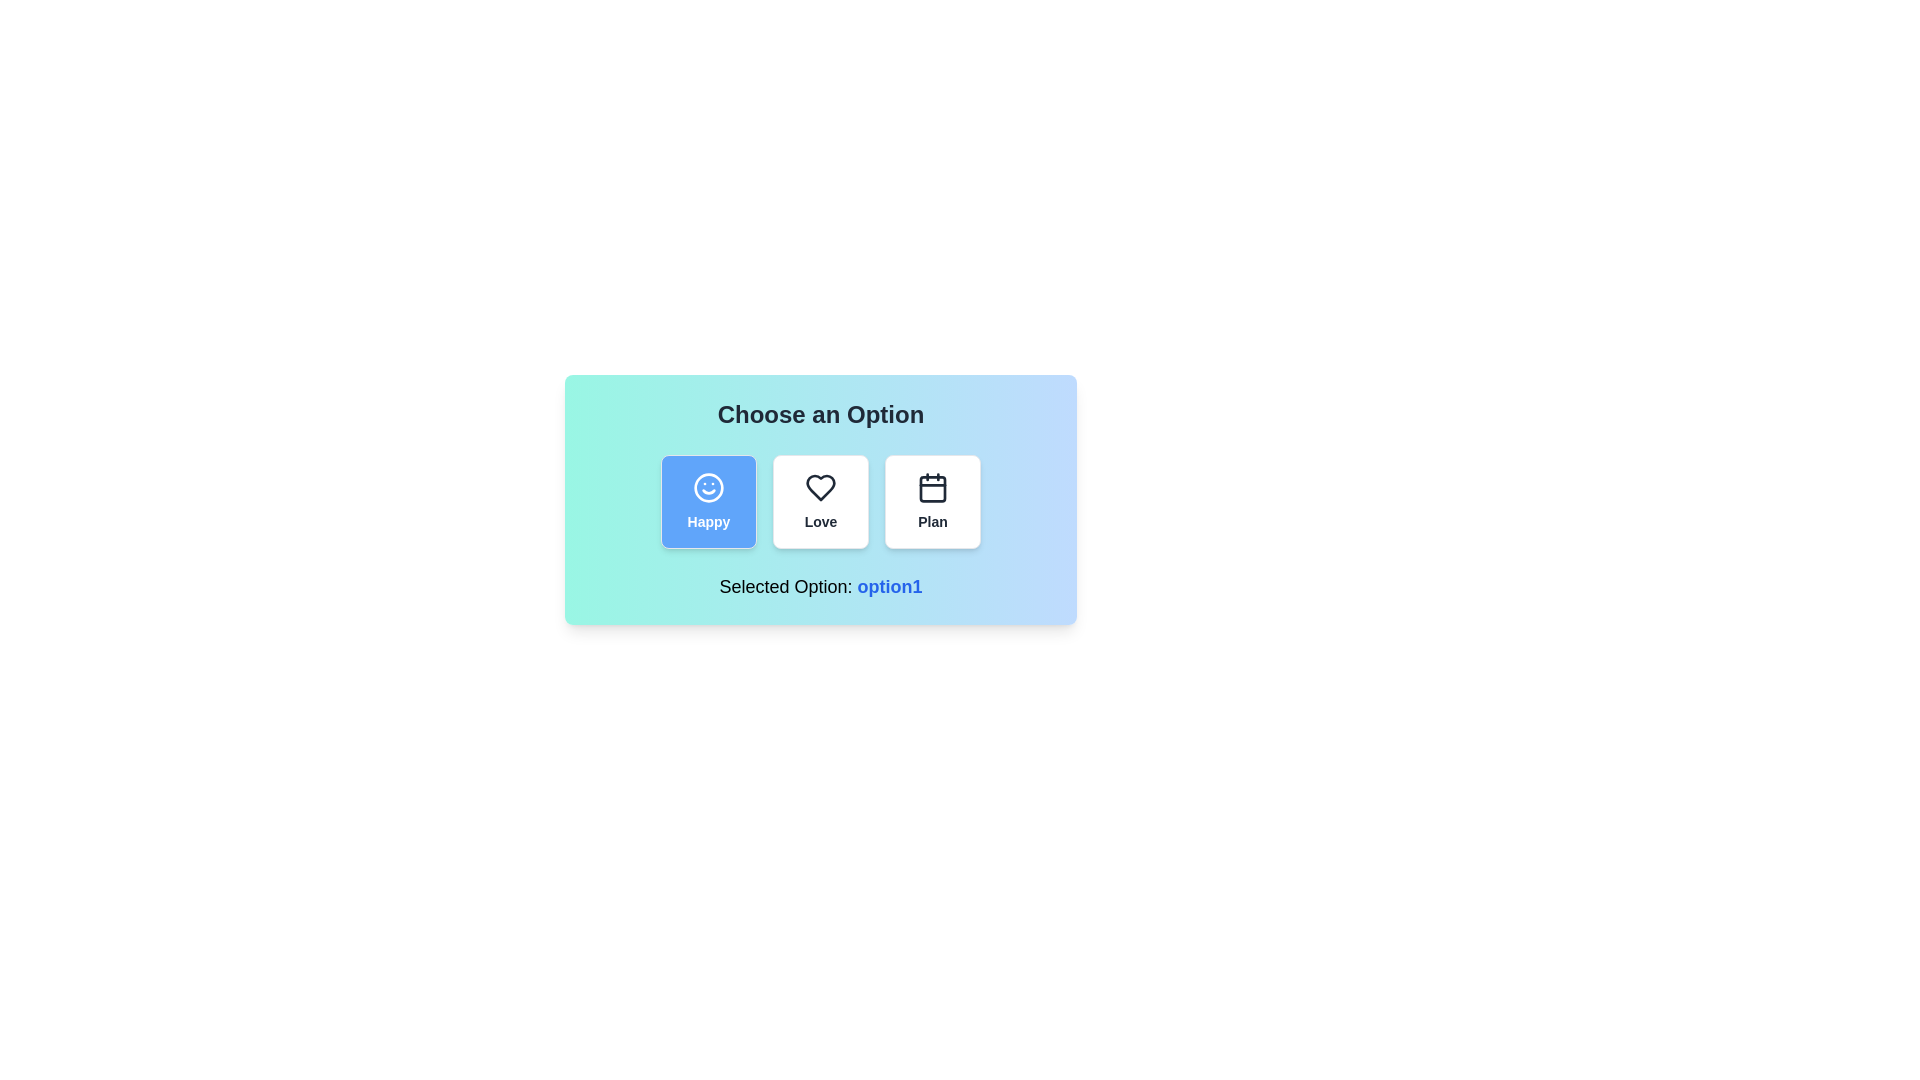 The image size is (1920, 1080). I want to click on the heart graphic icon, so click(820, 488).